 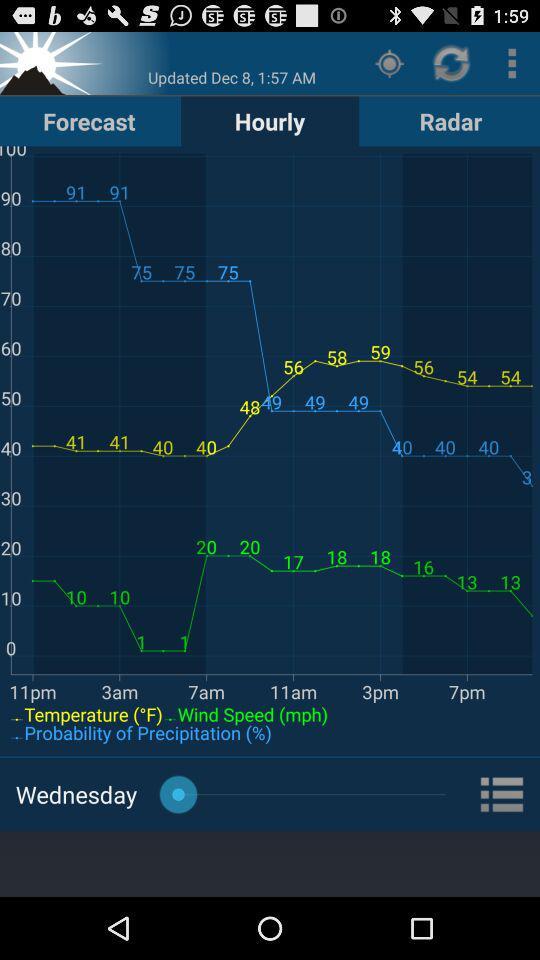 What do you see at coordinates (88, 120) in the screenshot?
I see `icon to the left of the hourly icon` at bounding box center [88, 120].